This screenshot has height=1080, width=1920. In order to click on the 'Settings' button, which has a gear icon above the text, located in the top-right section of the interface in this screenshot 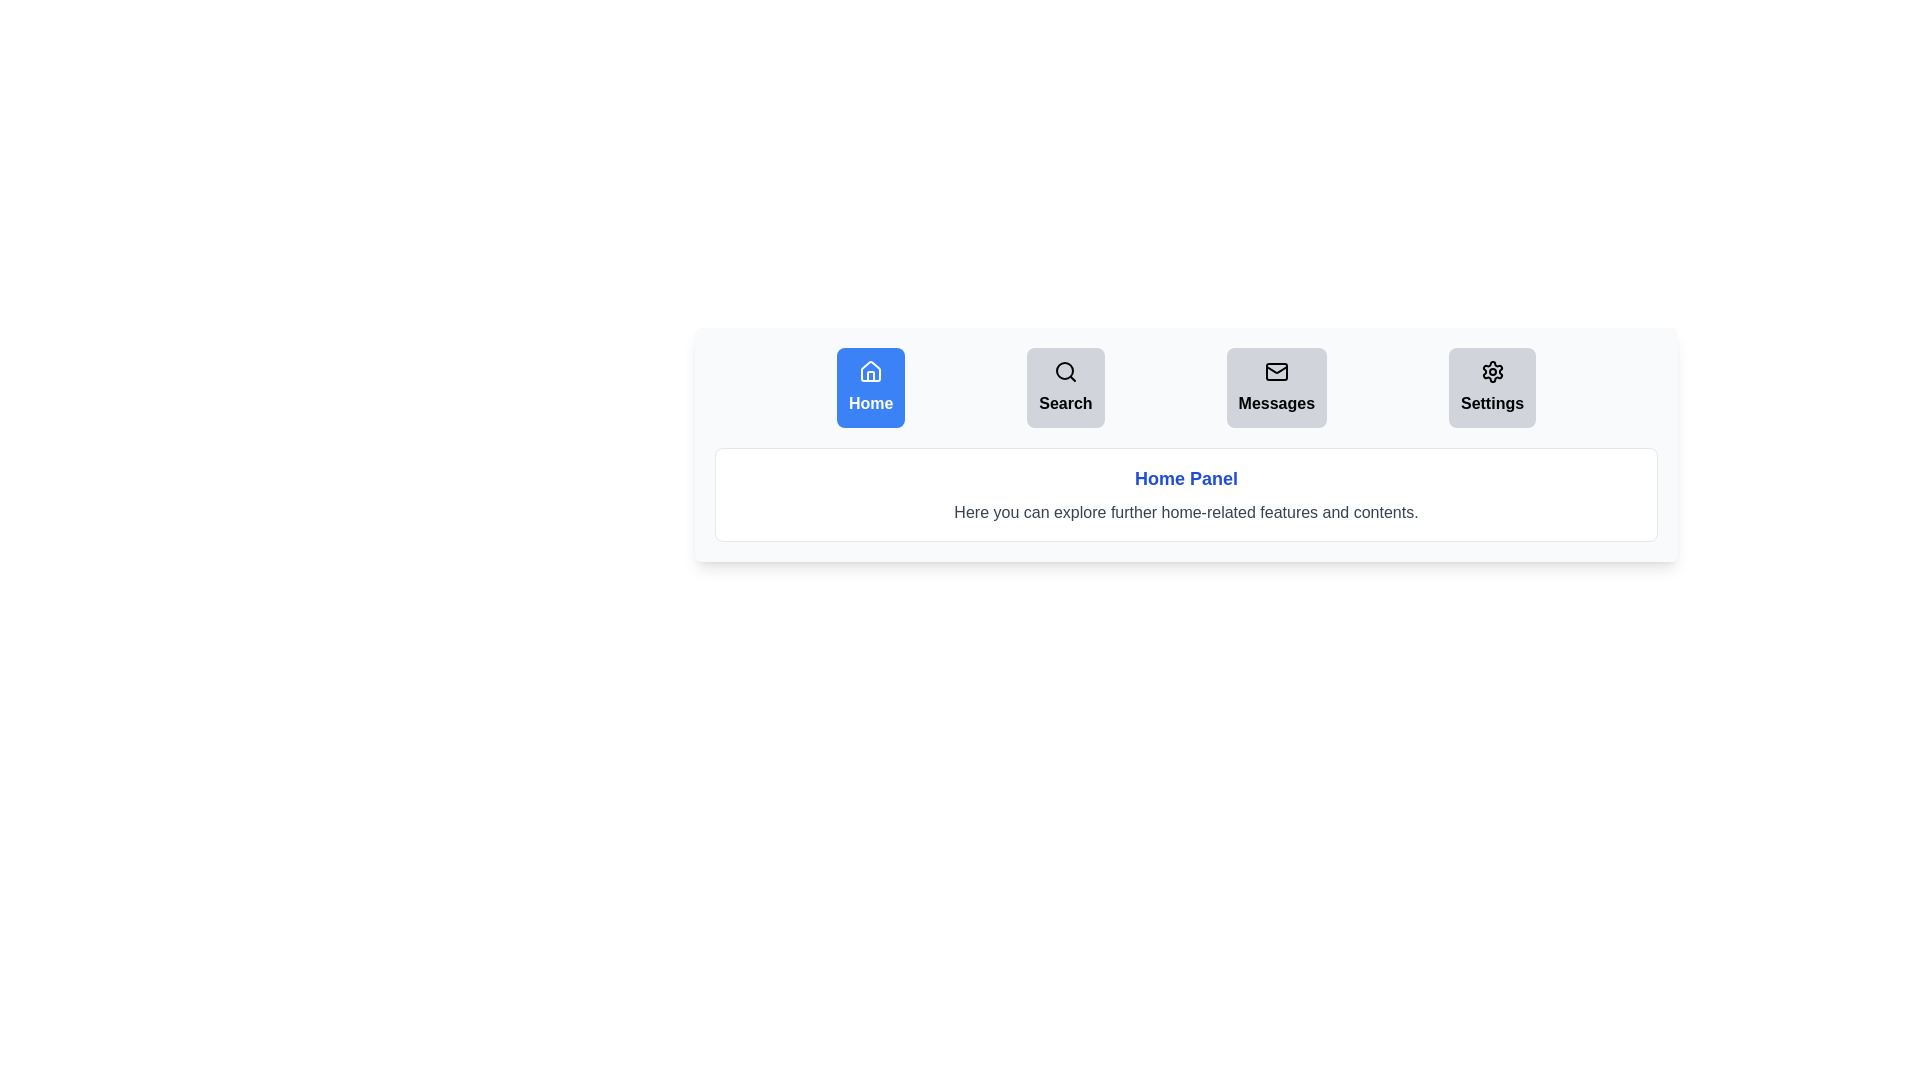, I will do `click(1492, 388)`.